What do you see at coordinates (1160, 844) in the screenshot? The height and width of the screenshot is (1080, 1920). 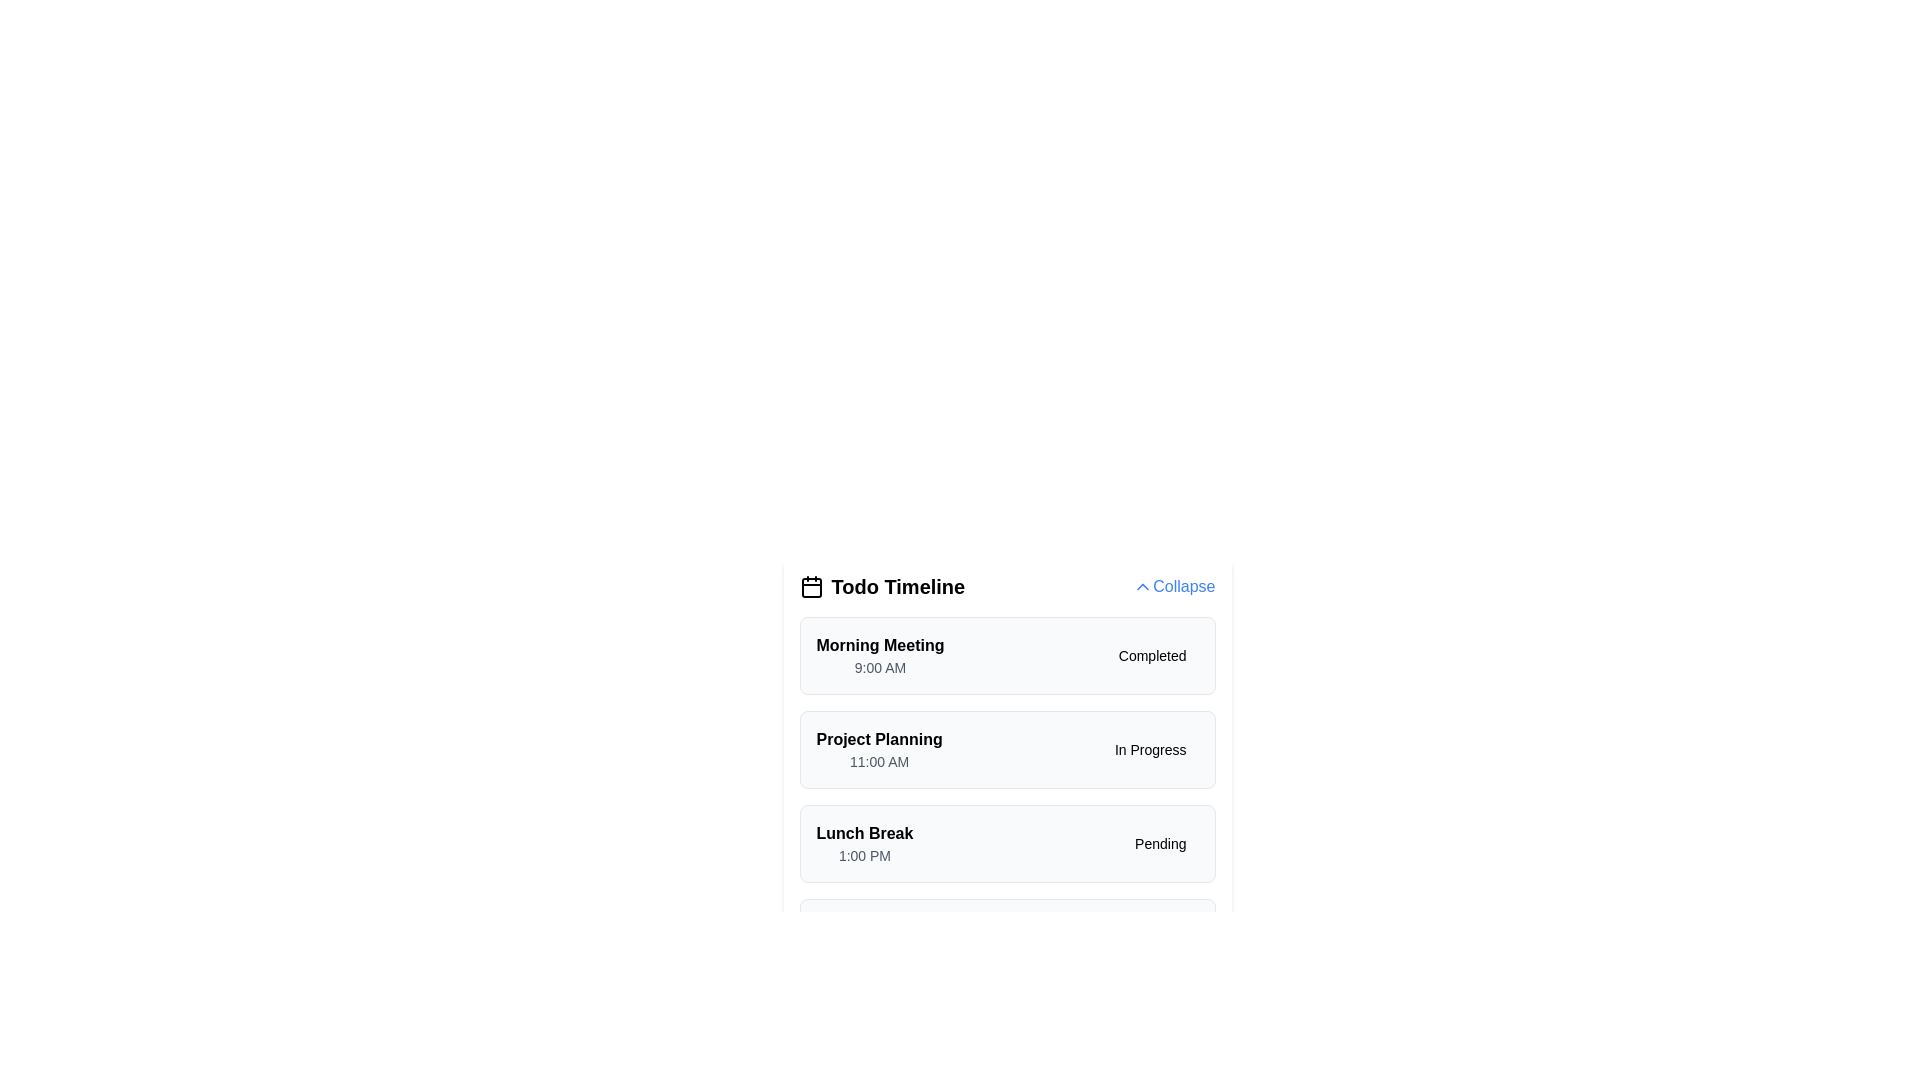 I see `status text from the label indicating the current status of the task in the third item labeled 'Lunch Break 1:00 PM' in the 'Todo Timeline'` at bounding box center [1160, 844].